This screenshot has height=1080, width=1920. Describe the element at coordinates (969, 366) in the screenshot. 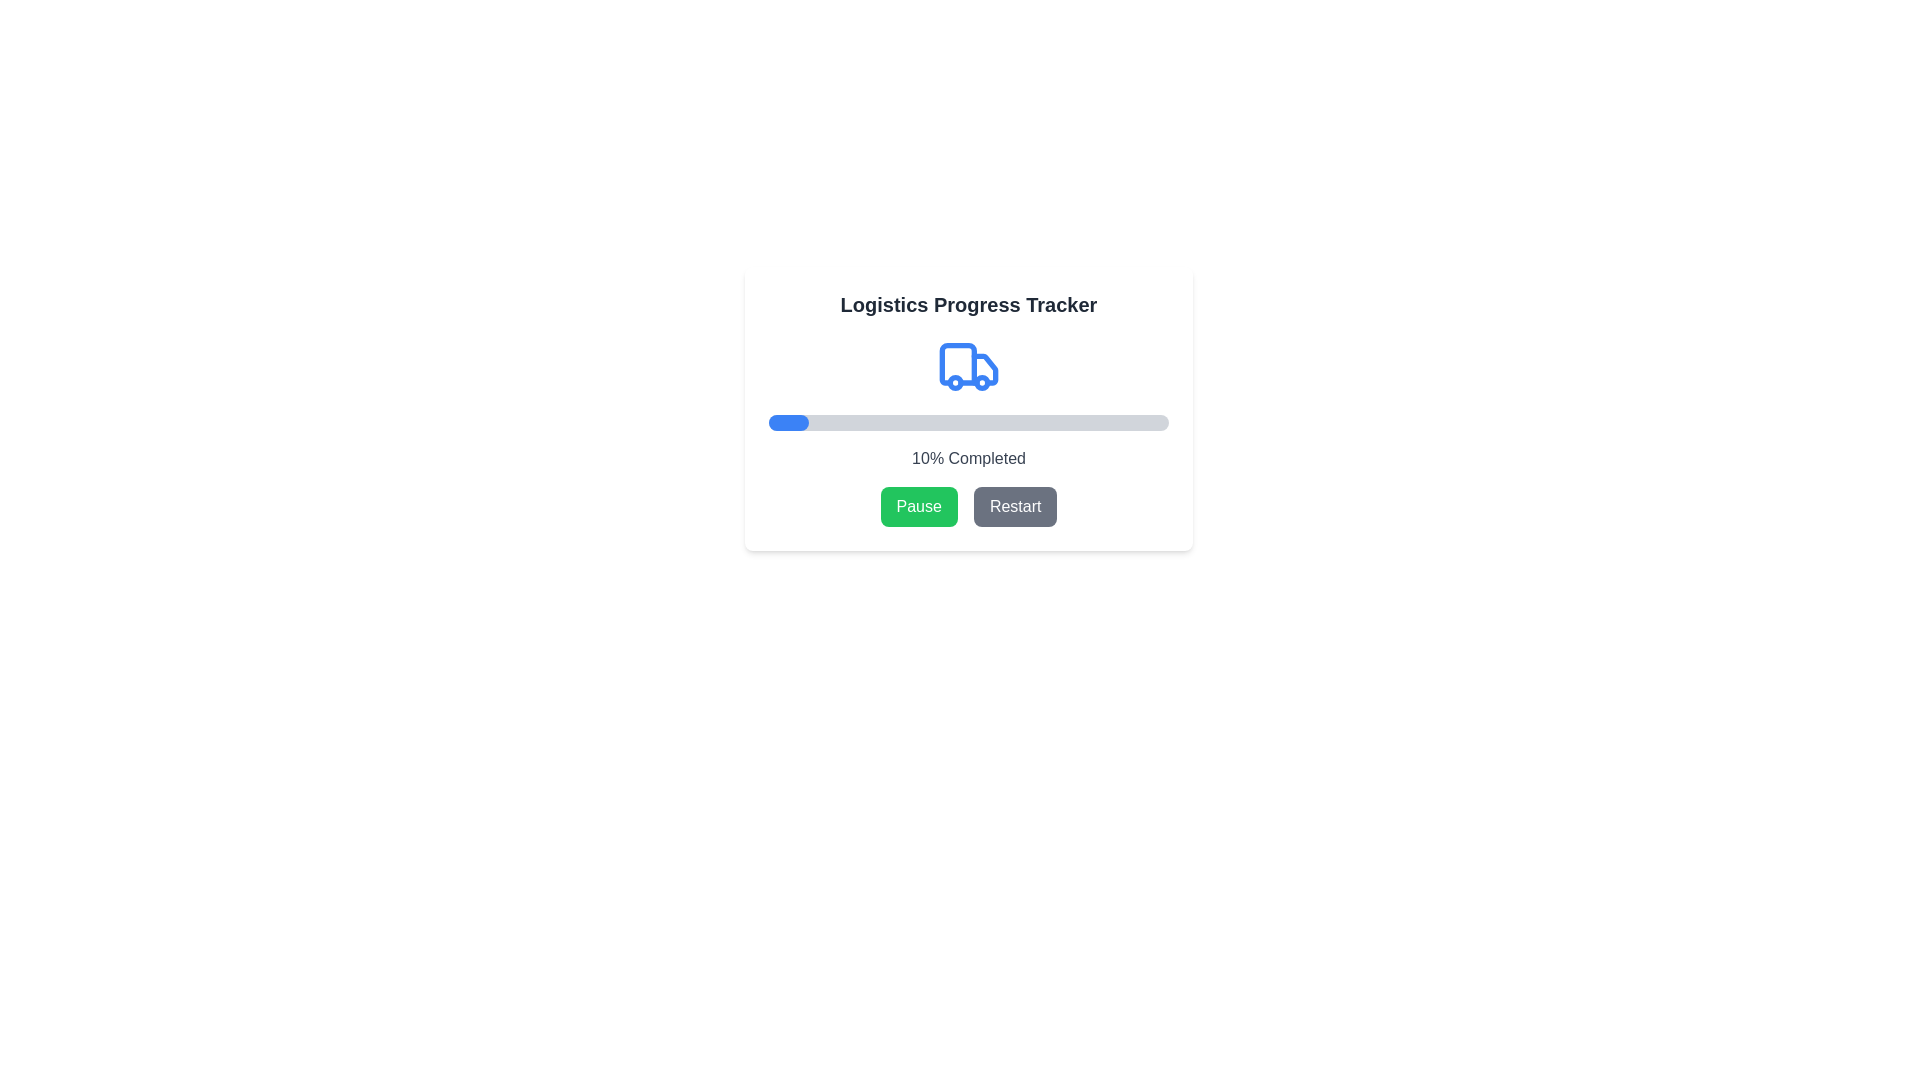

I see `the truck icon with a blue outline located centrally below the title 'Logistics Progress Tracker'` at that location.